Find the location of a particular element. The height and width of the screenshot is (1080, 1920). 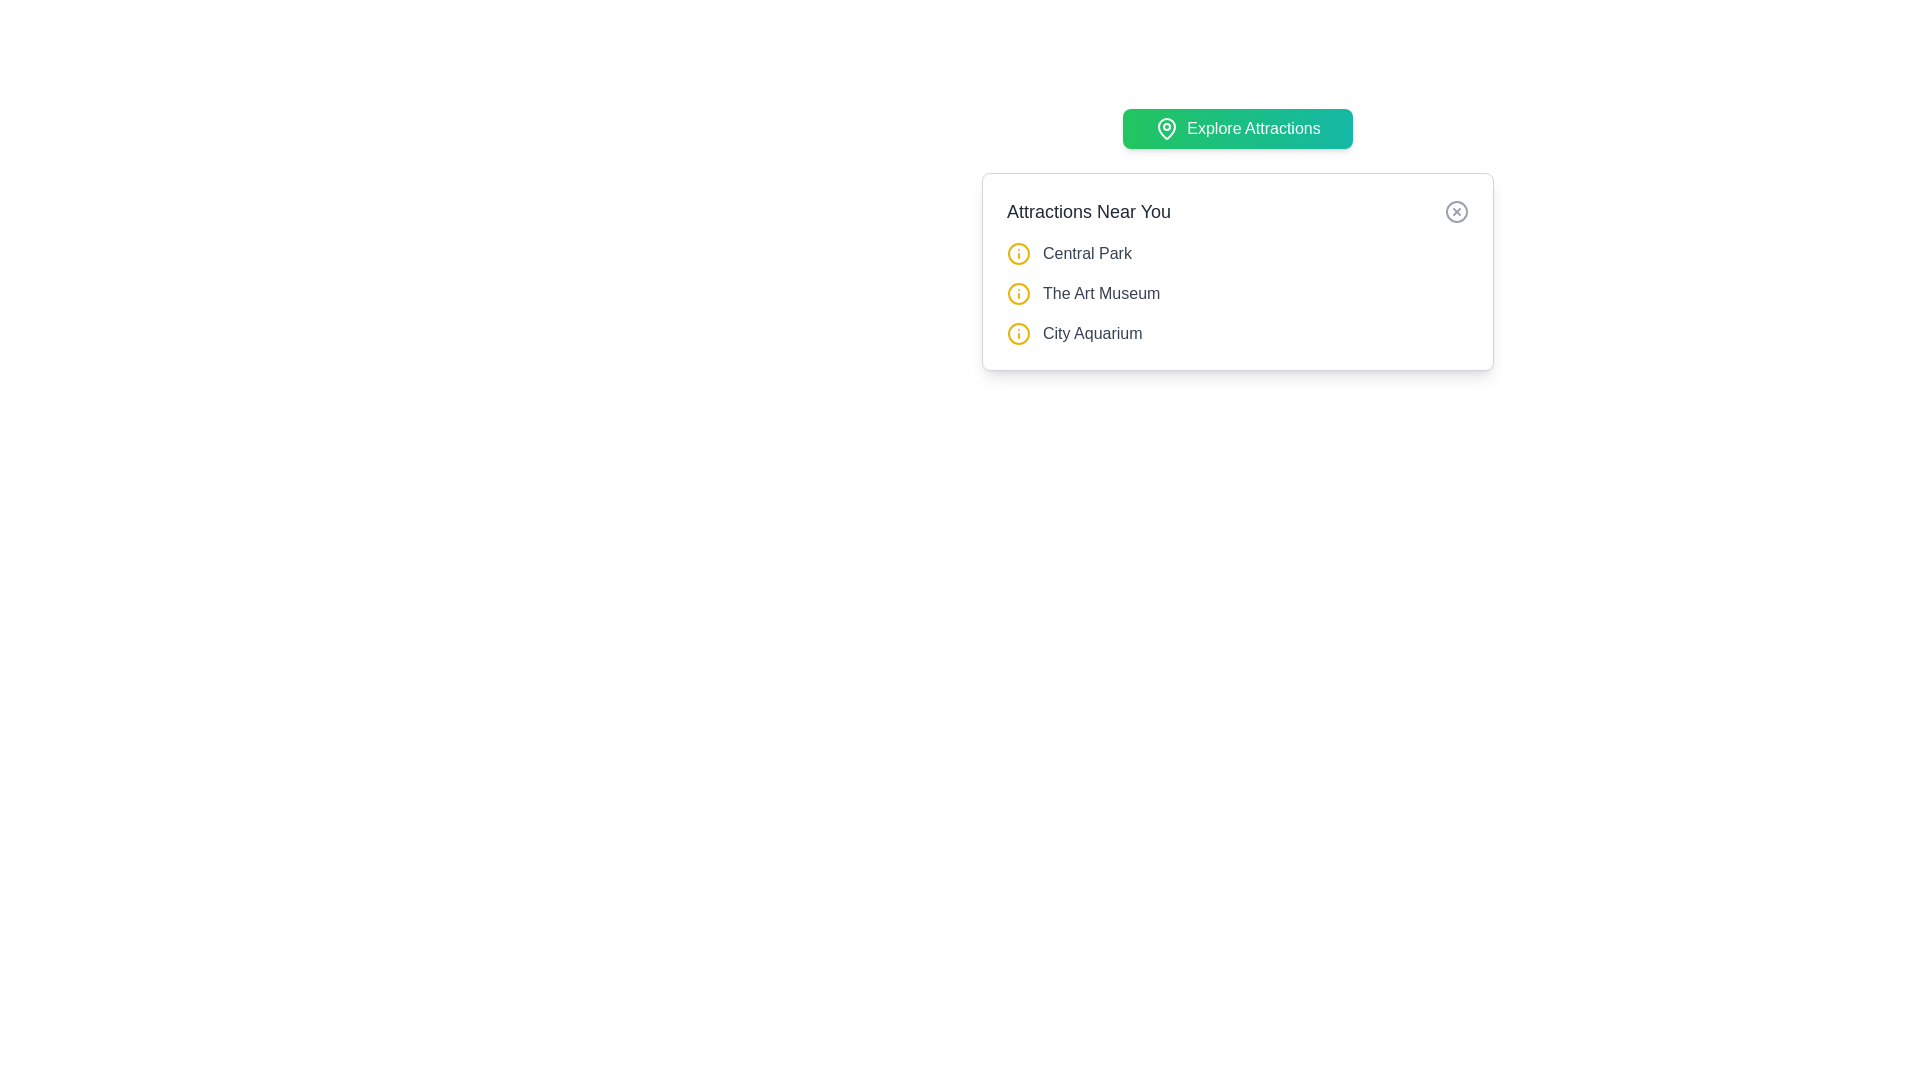

the information icon located to the left of the text 'City Aquarium', which serves as an indicator for additional details is located at coordinates (1018, 333).